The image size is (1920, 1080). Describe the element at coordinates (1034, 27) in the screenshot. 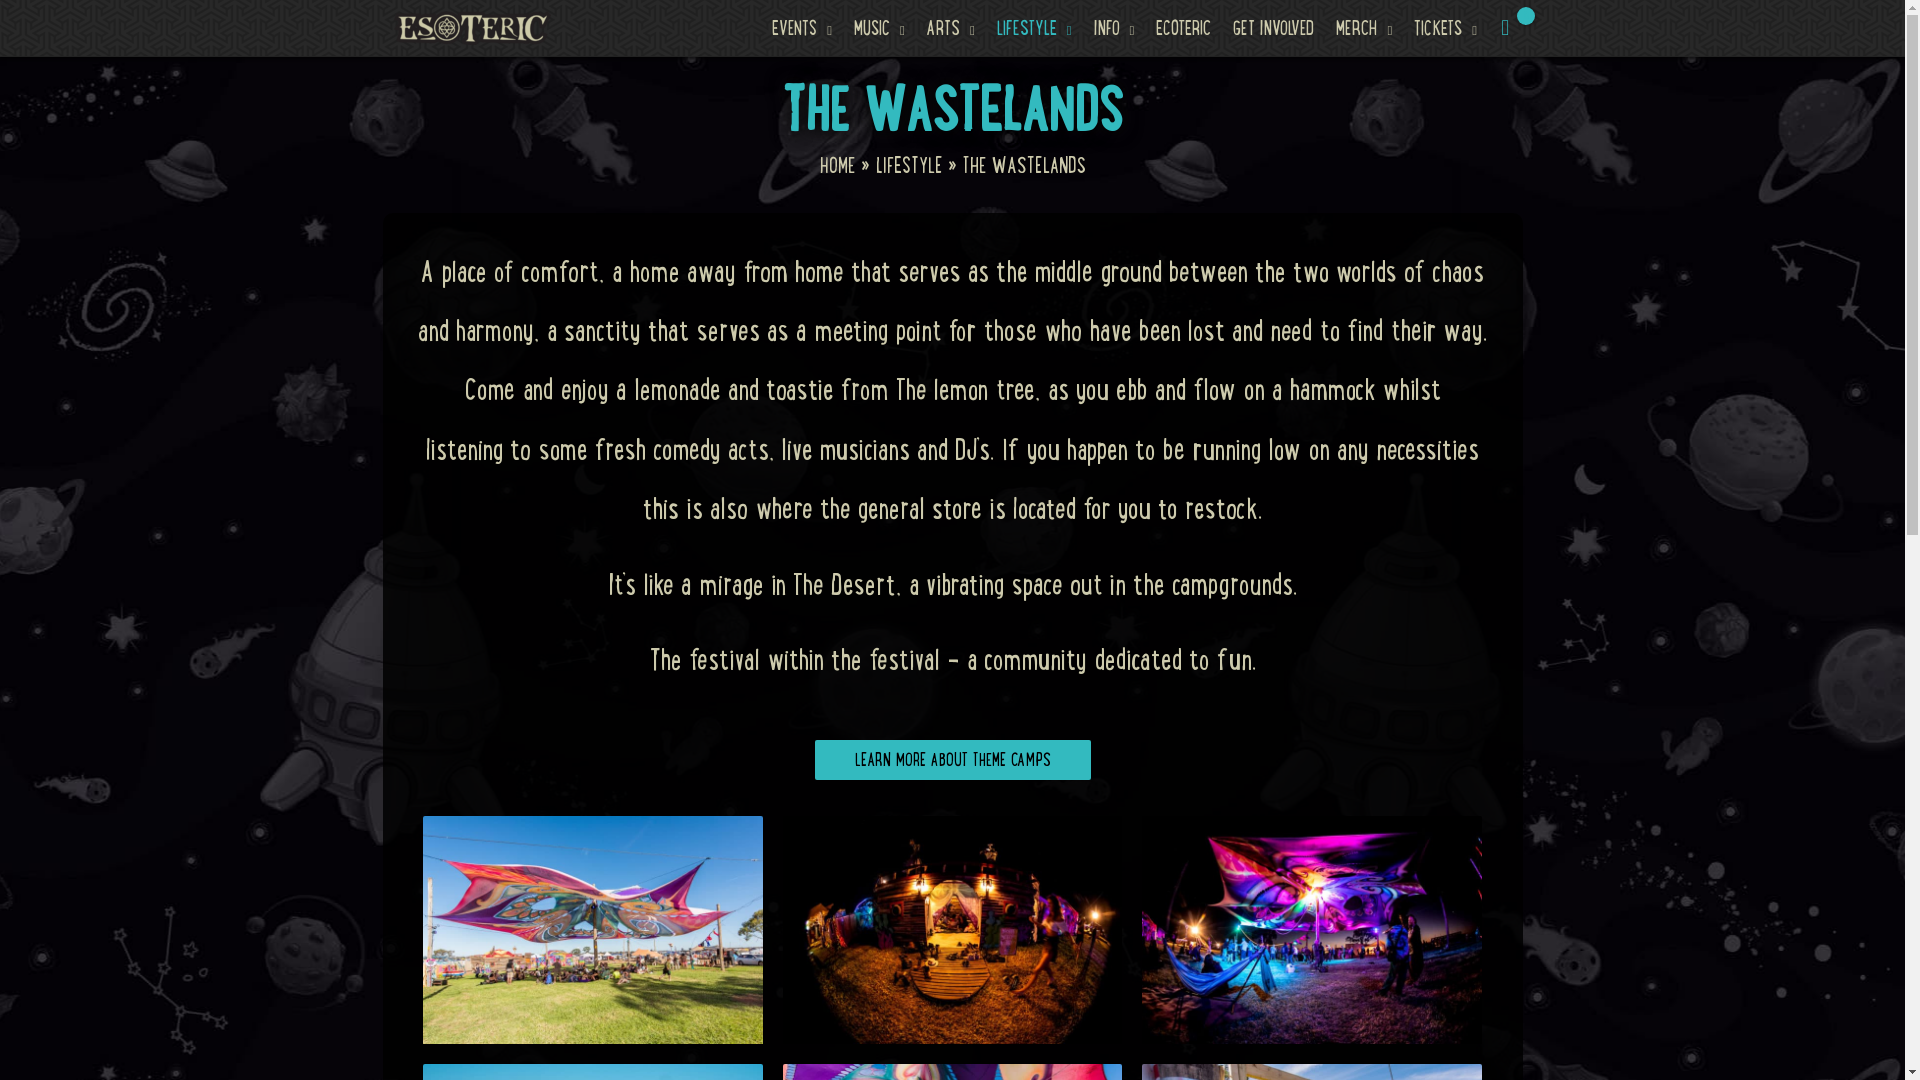

I see `'LIFESTYLE'` at that location.